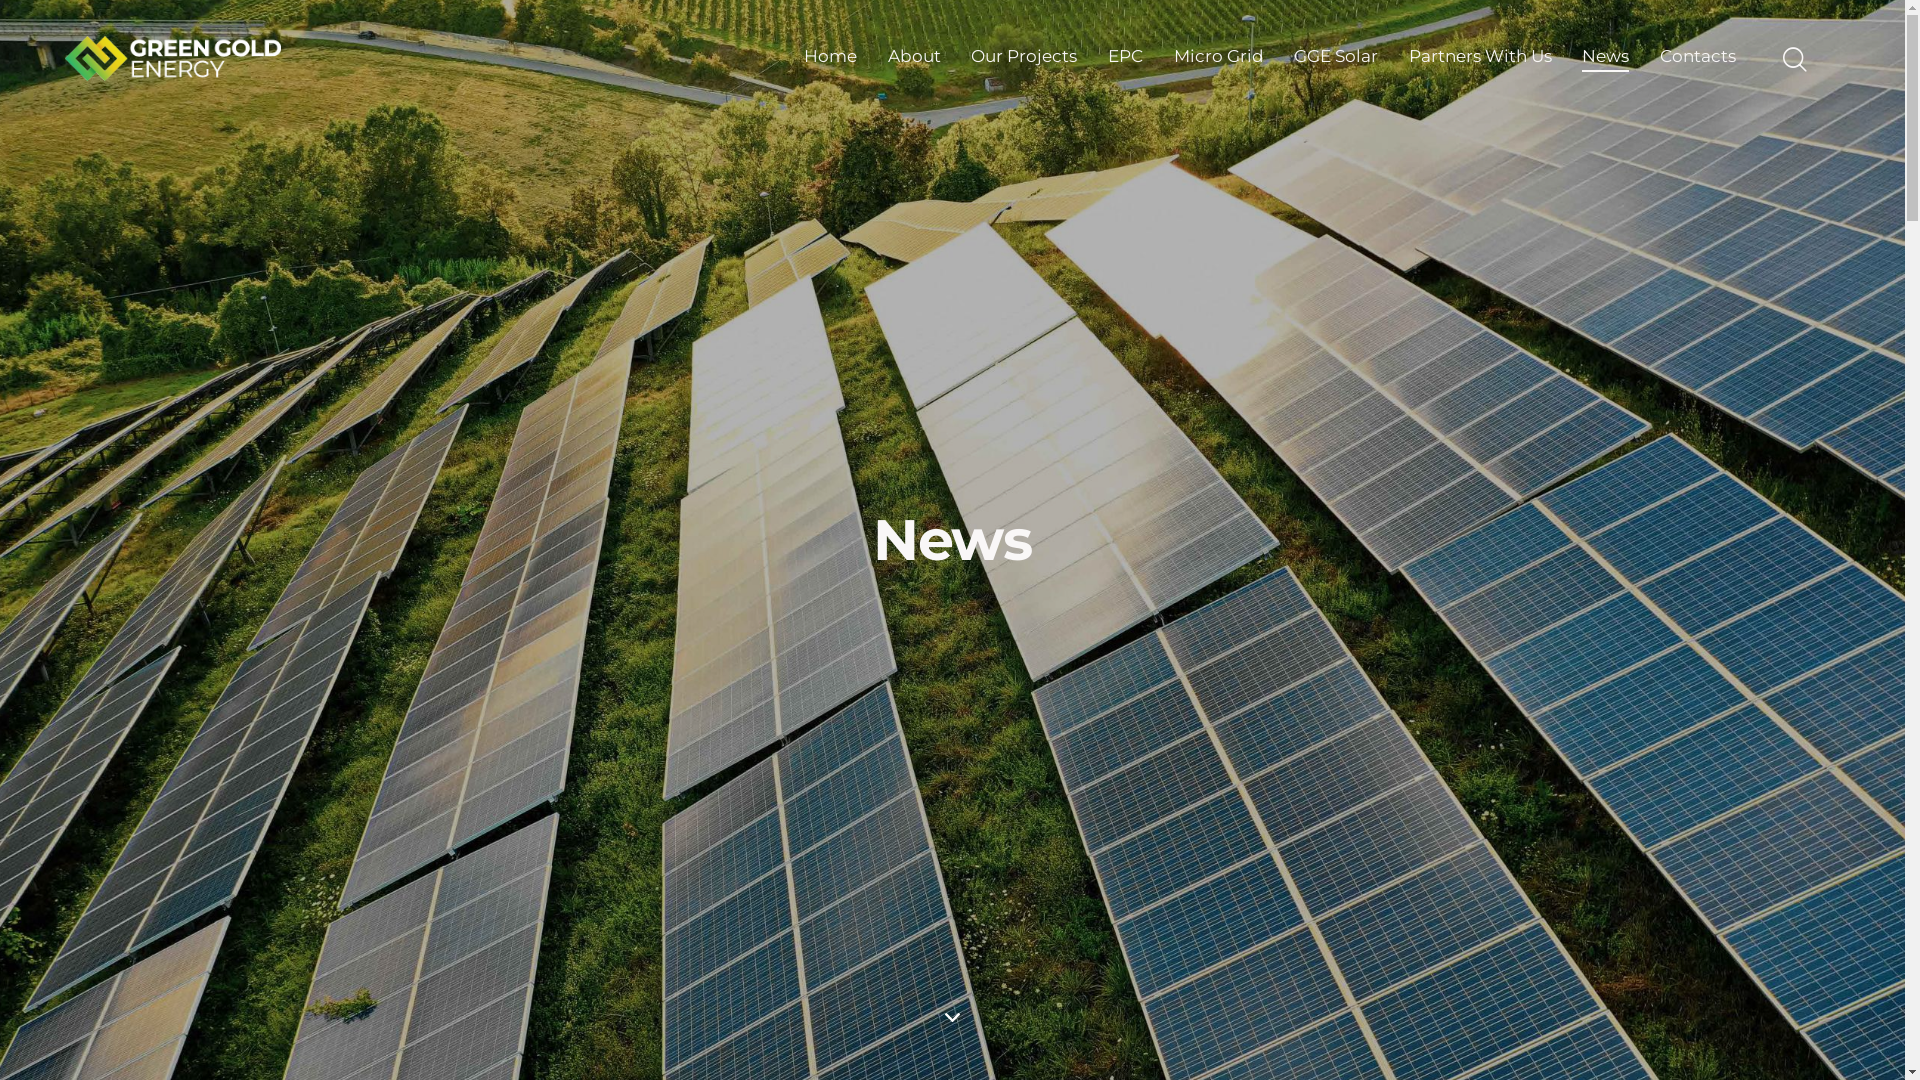 The image size is (1920, 1080). What do you see at coordinates (1479, 56) in the screenshot?
I see `'Partners With Us'` at bounding box center [1479, 56].